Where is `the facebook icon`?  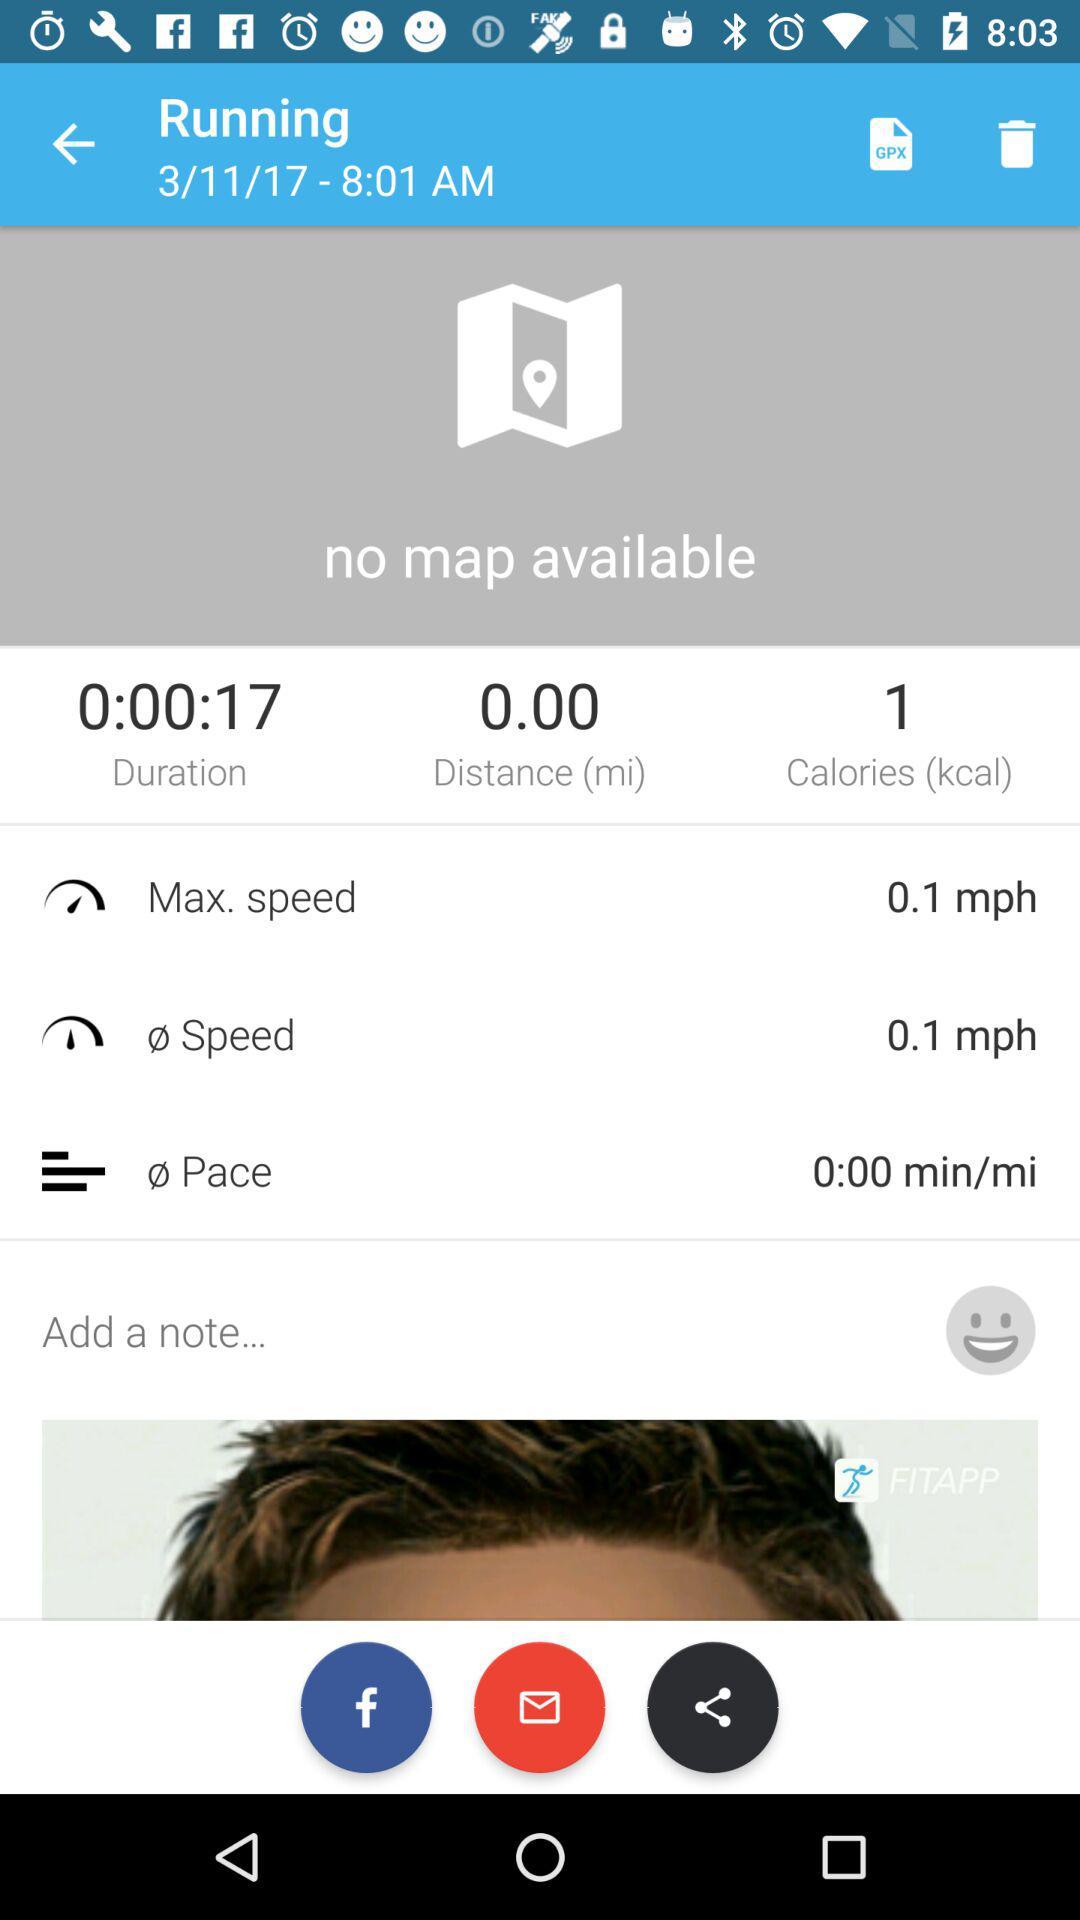 the facebook icon is located at coordinates (366, 1706).